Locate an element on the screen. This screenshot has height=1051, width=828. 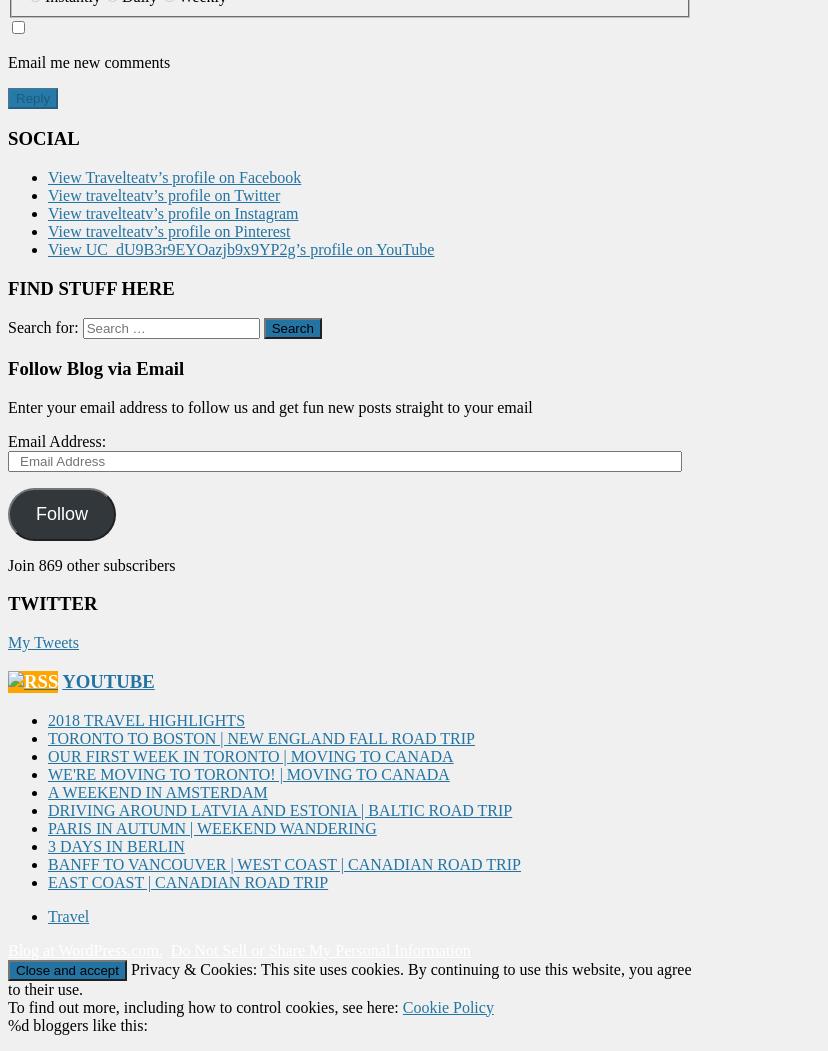
'Do Not Sell or Share My Personal Information' is located at coordinates (319, 948).